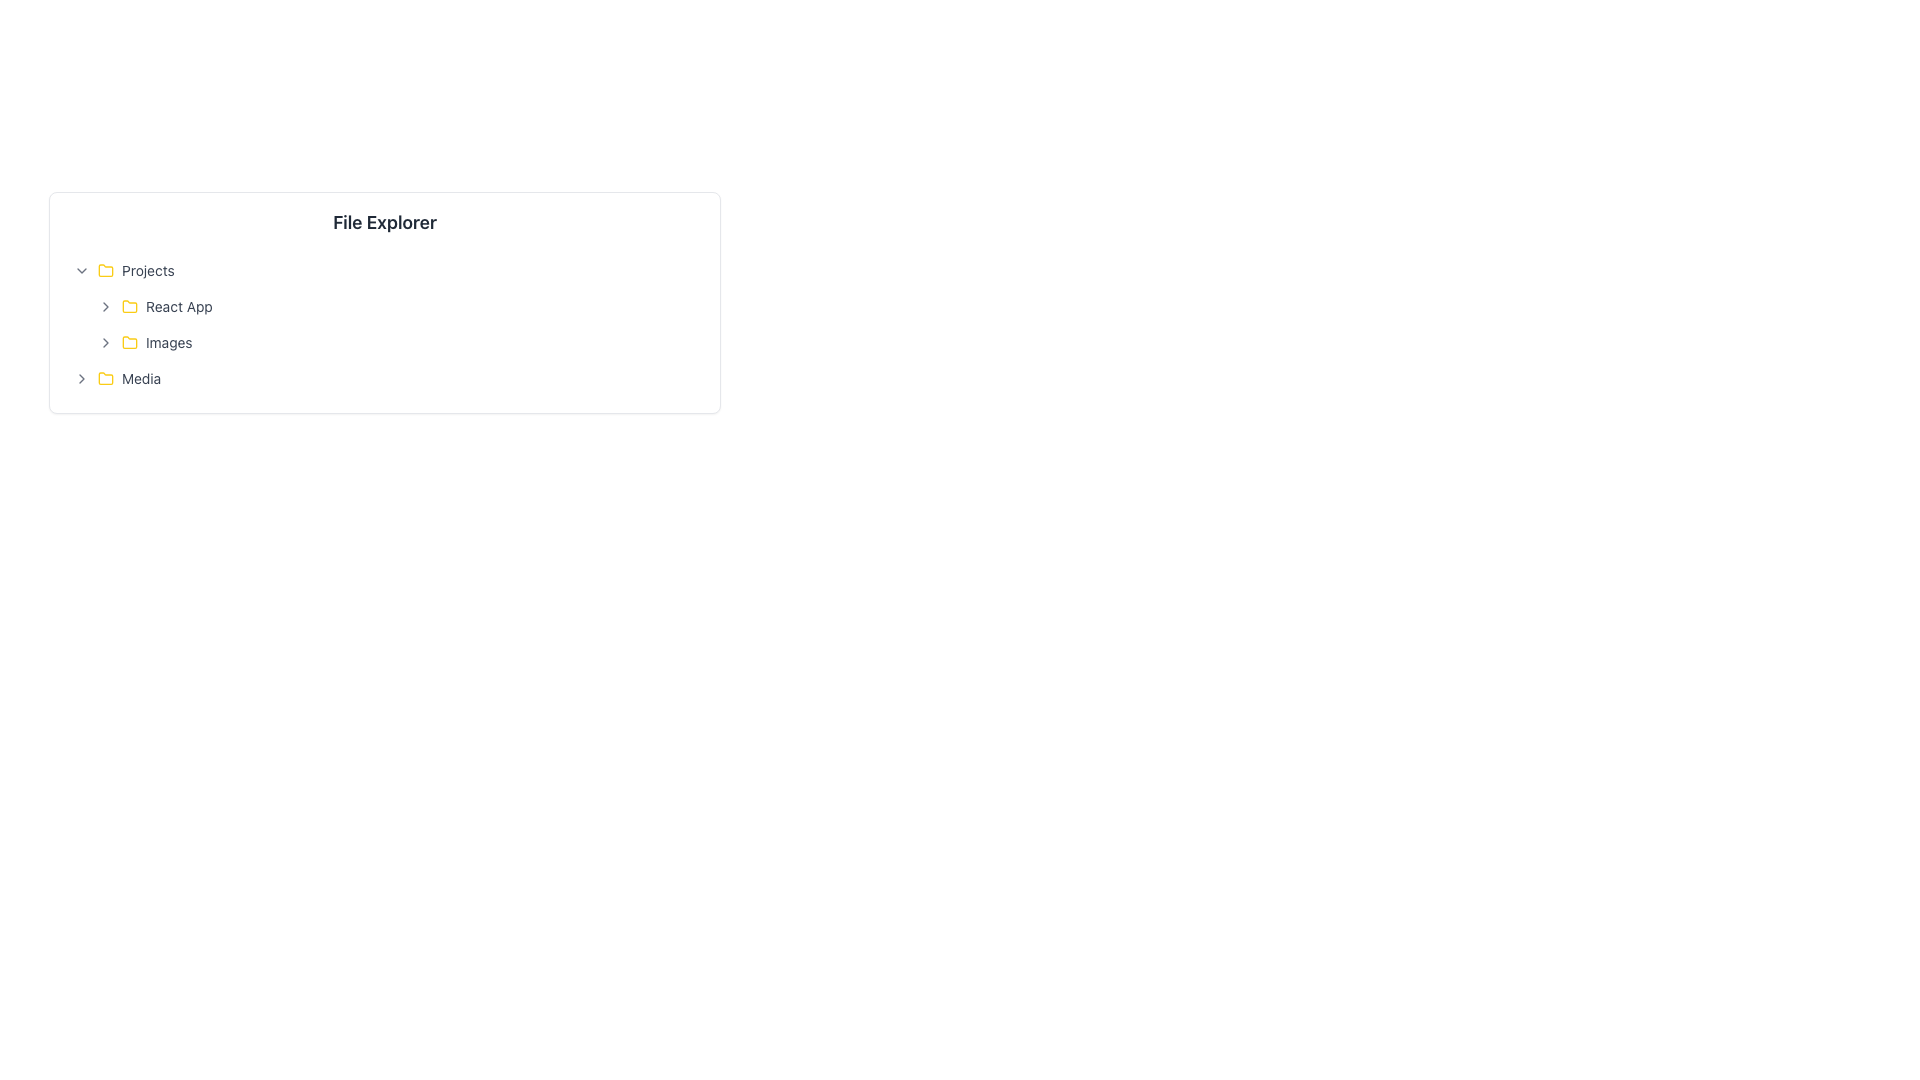  I want to click on the yellow folder icon located beside the 'React App' text, so click(128, 305).